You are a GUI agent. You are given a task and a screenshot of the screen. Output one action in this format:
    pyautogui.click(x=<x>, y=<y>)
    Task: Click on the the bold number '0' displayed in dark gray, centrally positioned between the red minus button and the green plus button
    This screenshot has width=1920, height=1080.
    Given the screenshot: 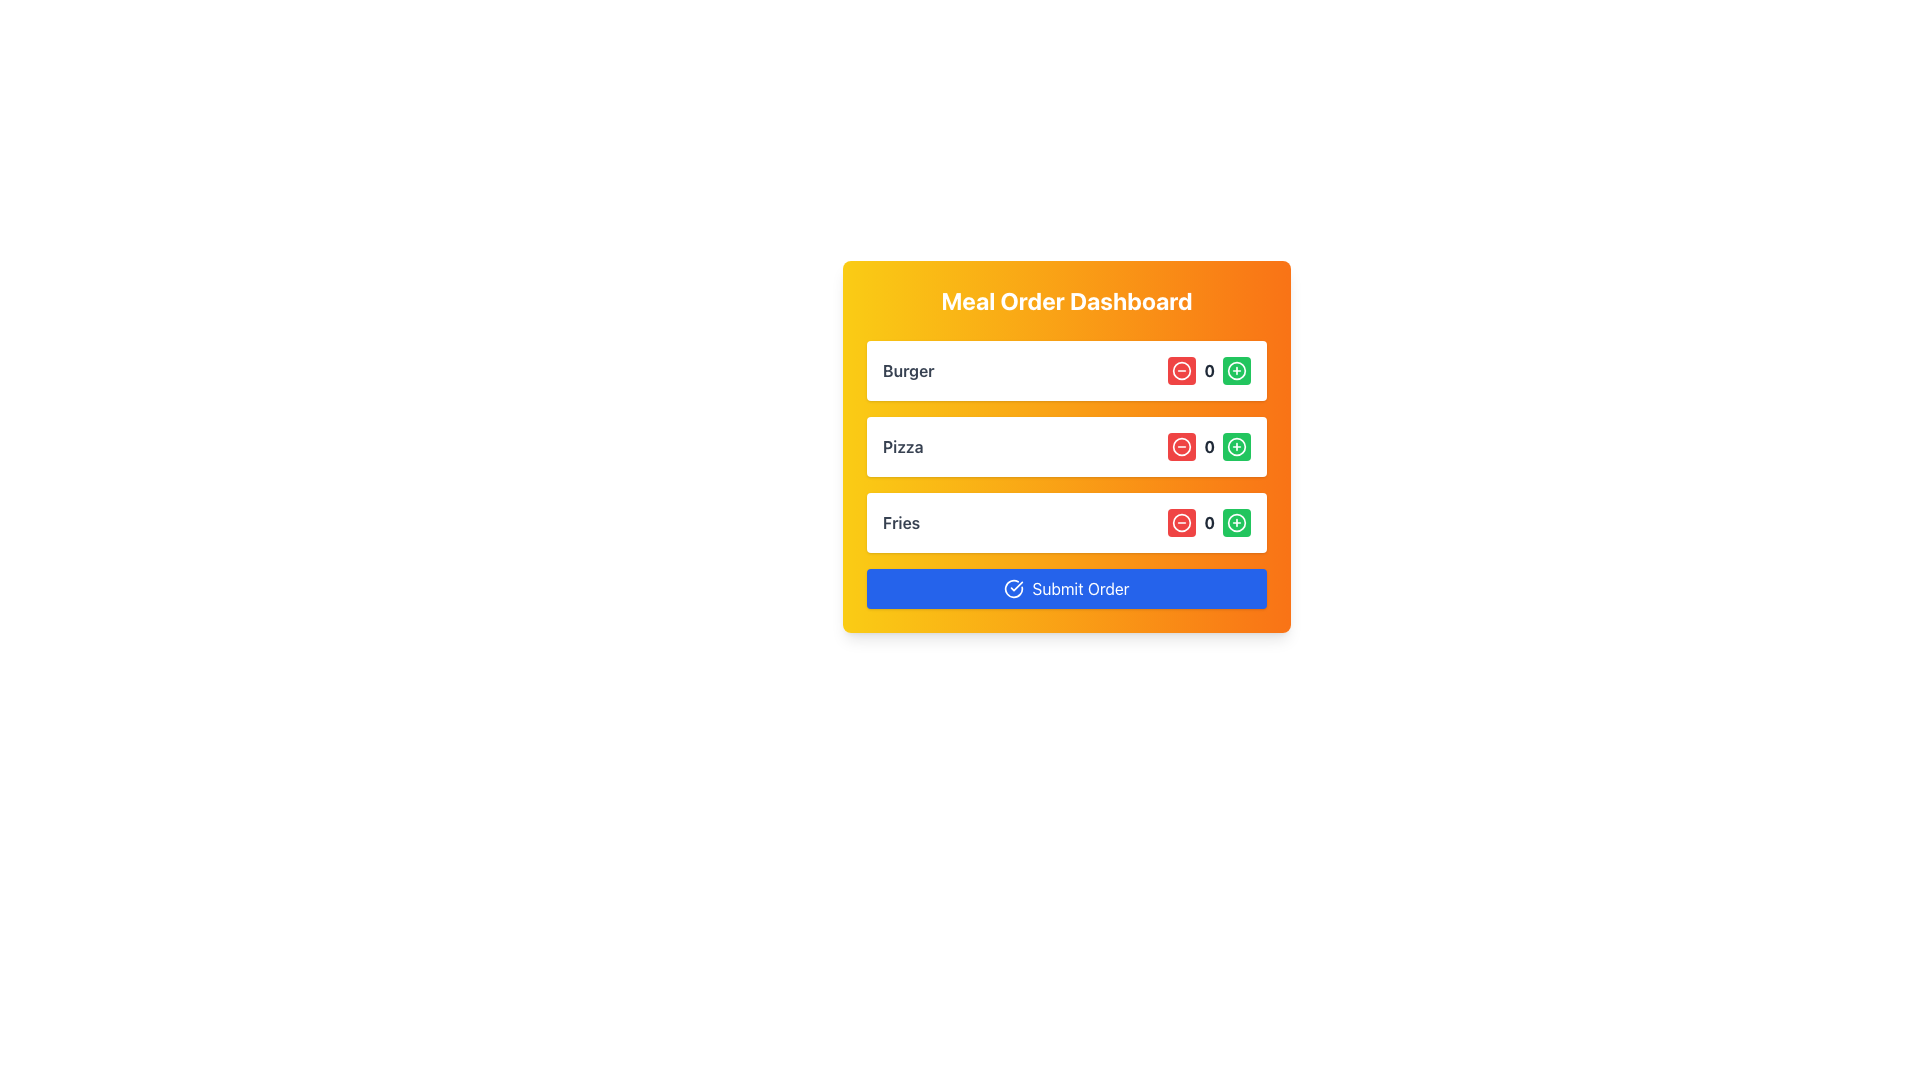 What is the action you would take?
    pyautogui.click(x=1208, y=446)
    